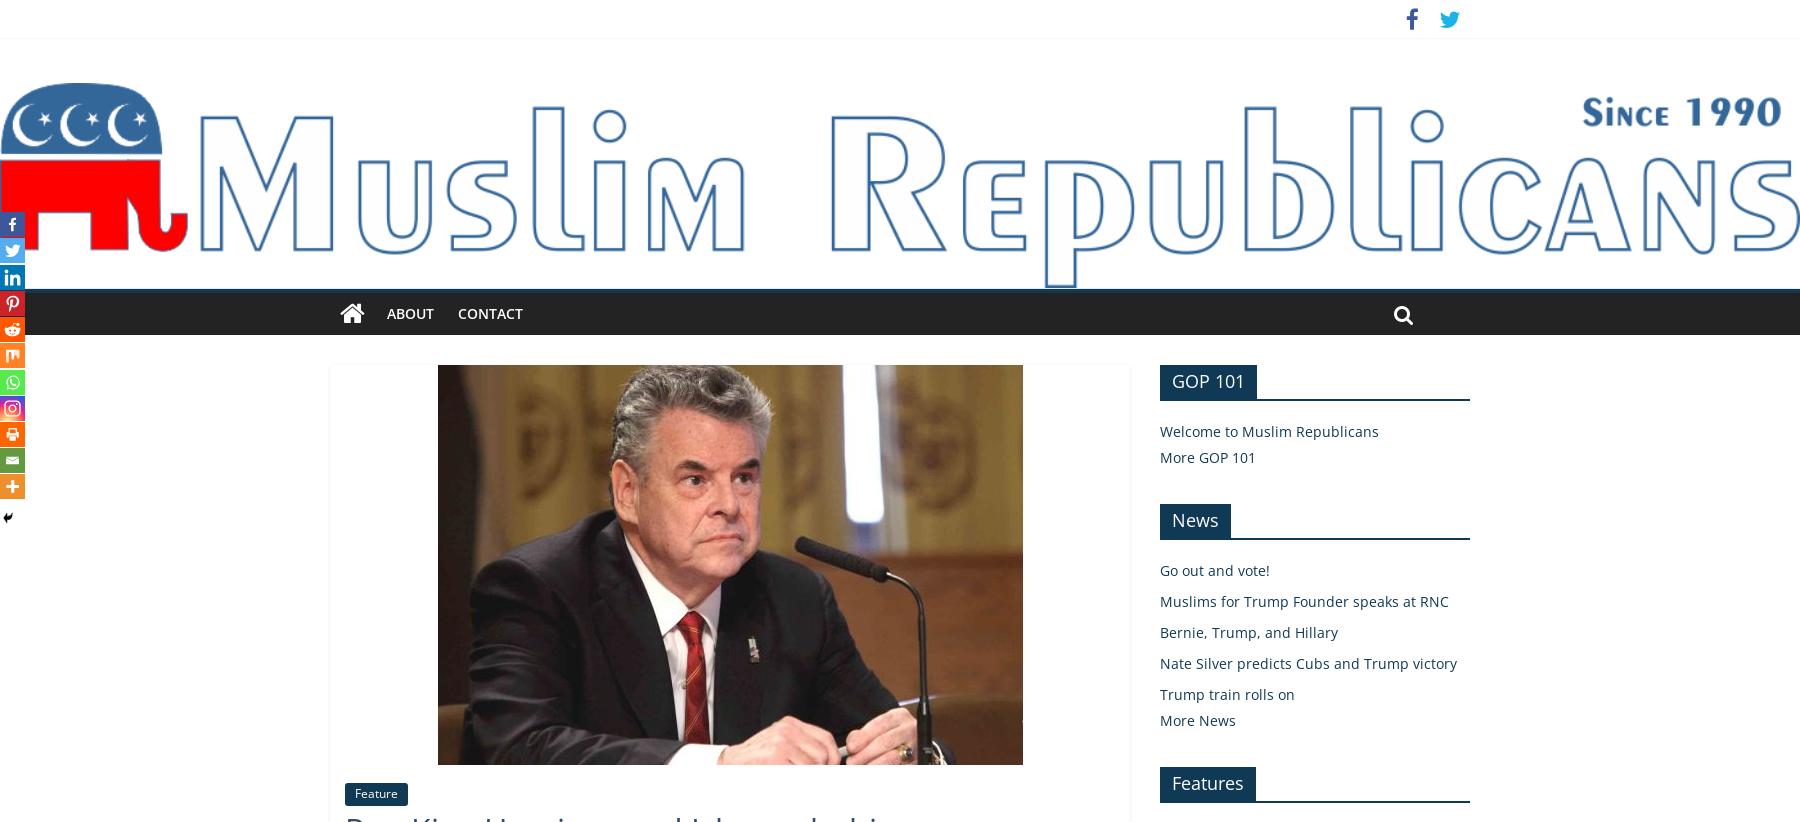 The width and height of the screenshot is (1800, 822). Describe the element at coordinates (1249, 631) in the screenshot. I see `'Bernie, Trump, and Hillary'` at that location.